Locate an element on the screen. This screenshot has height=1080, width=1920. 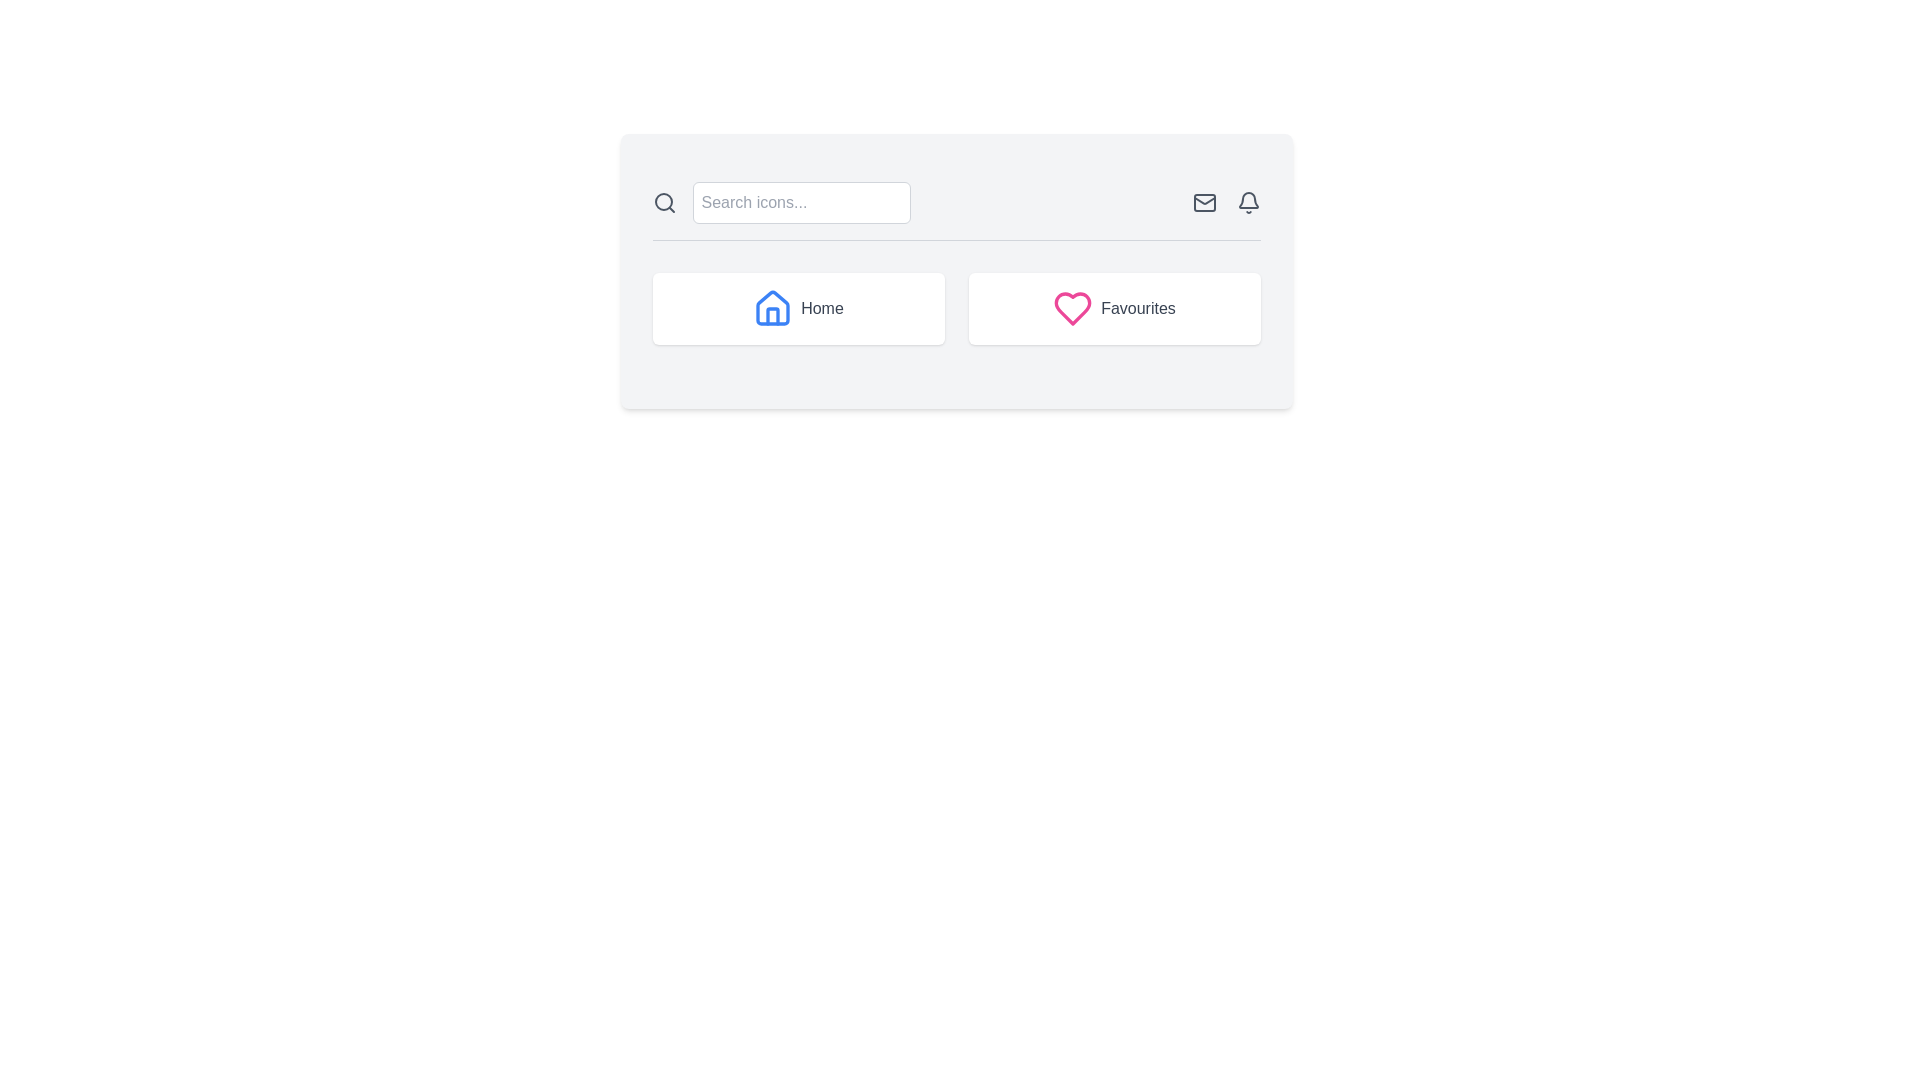
the bell icon, which is the second item from the right in the toolbar is located at coordinates (1247, 203).